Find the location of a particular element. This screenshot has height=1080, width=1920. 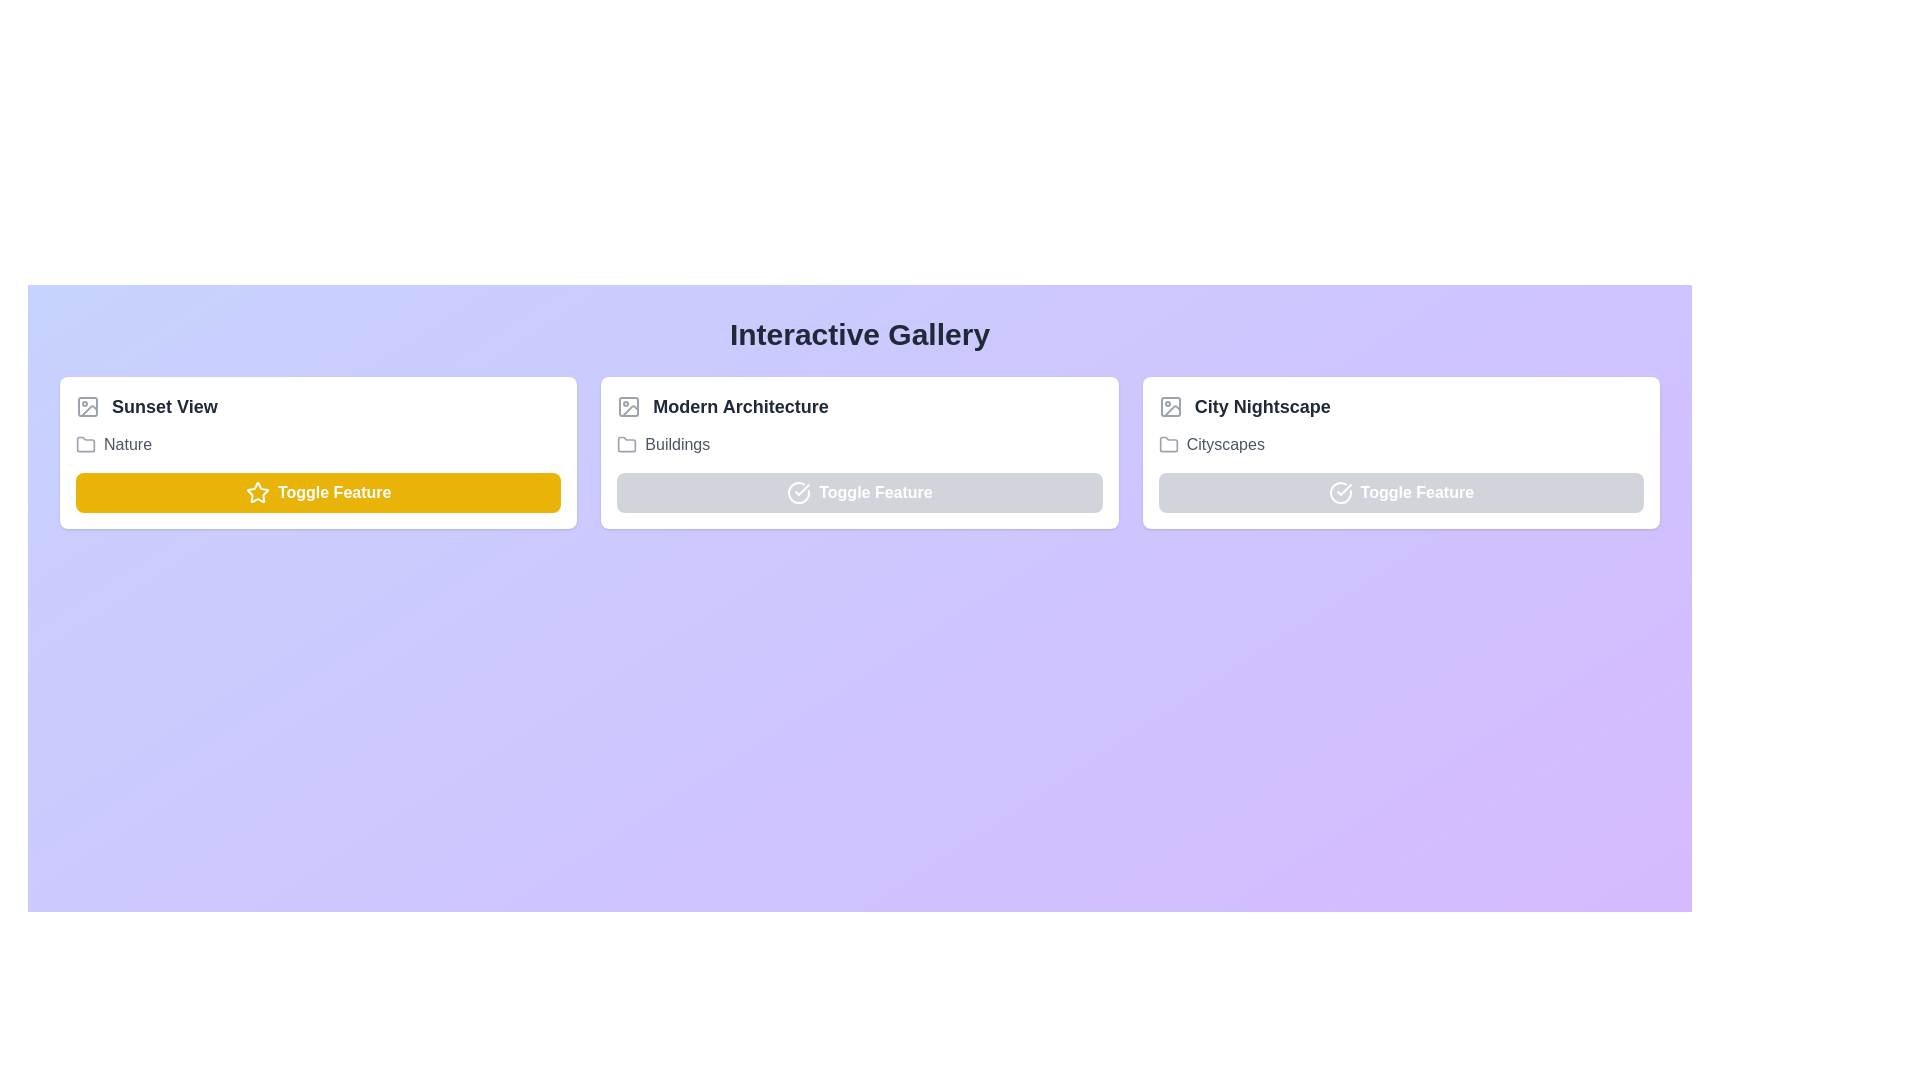

the 'Nature' label with the folder icon, which is the second visual item in the first card (Sunset View) in a horizontally aligned grid is located at coordinates (317, 443).